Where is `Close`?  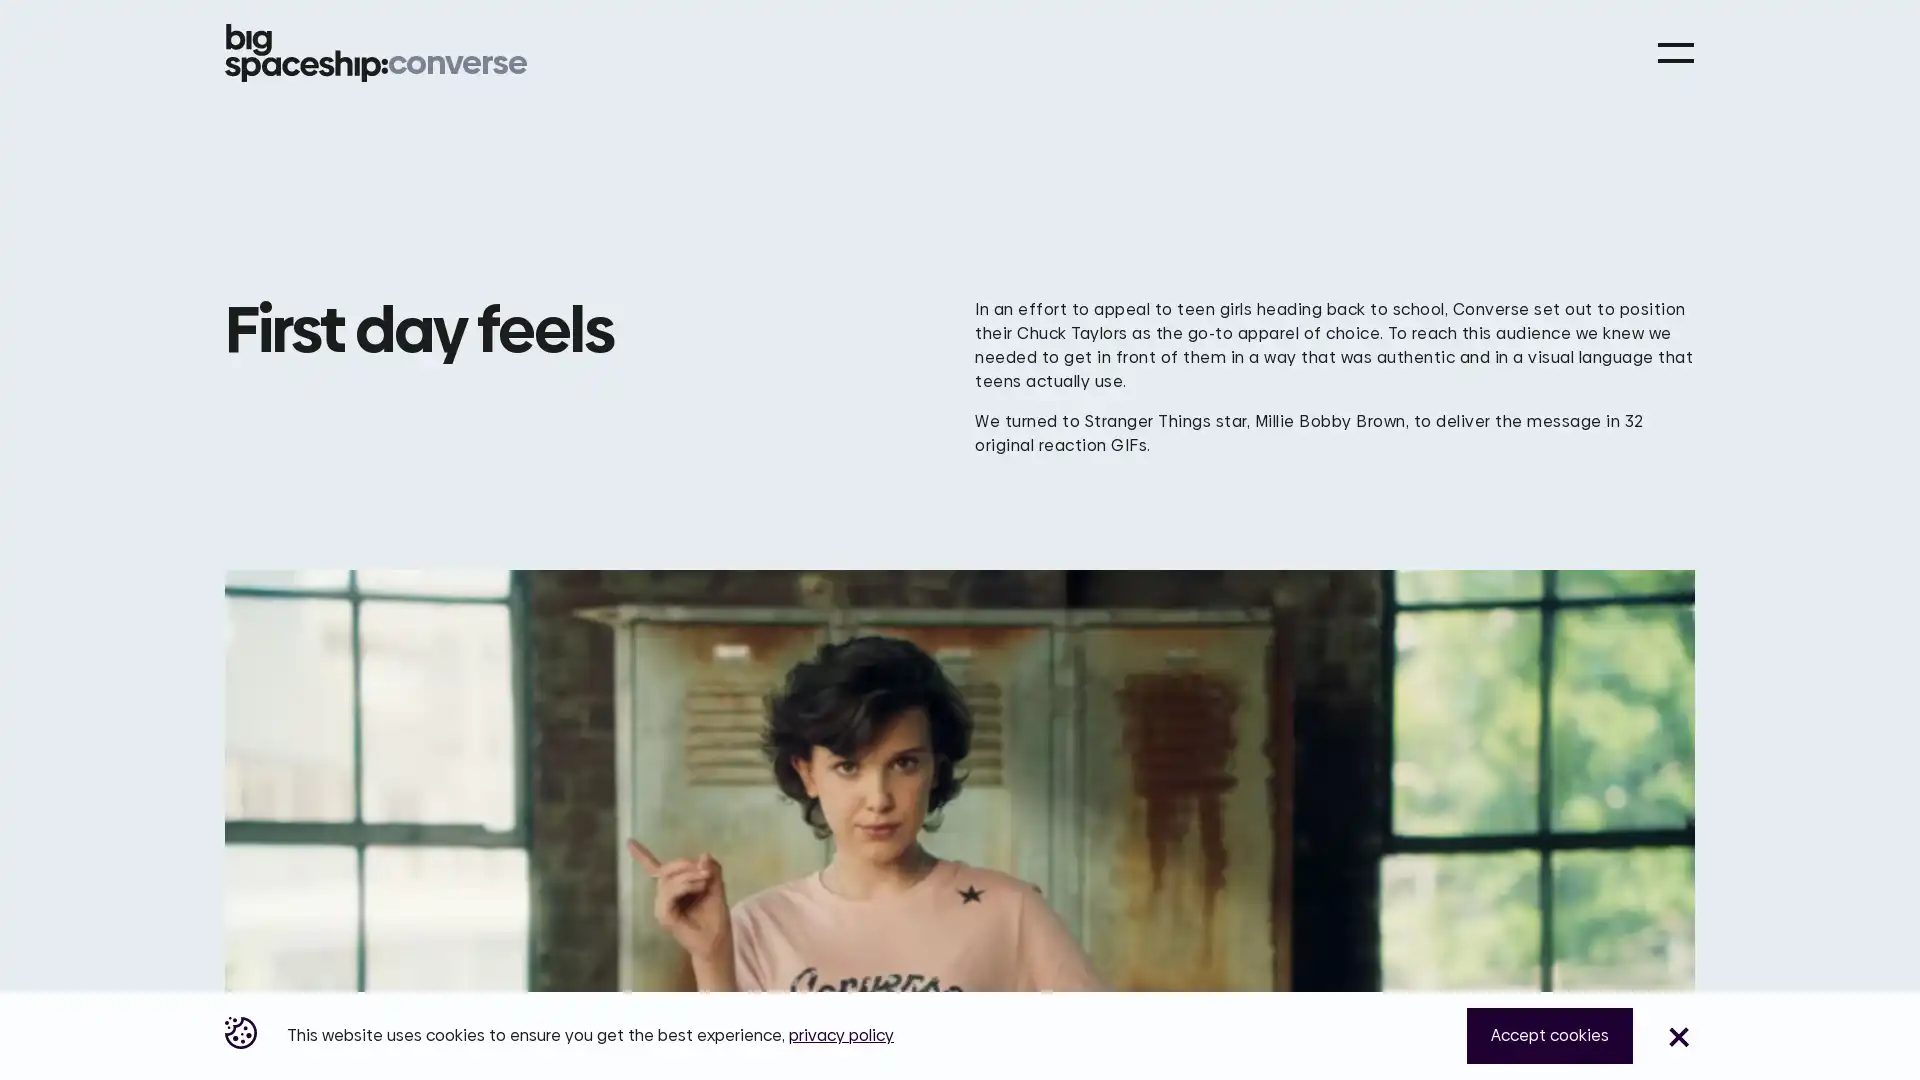 Close is located at coordinates (1679, 1036).